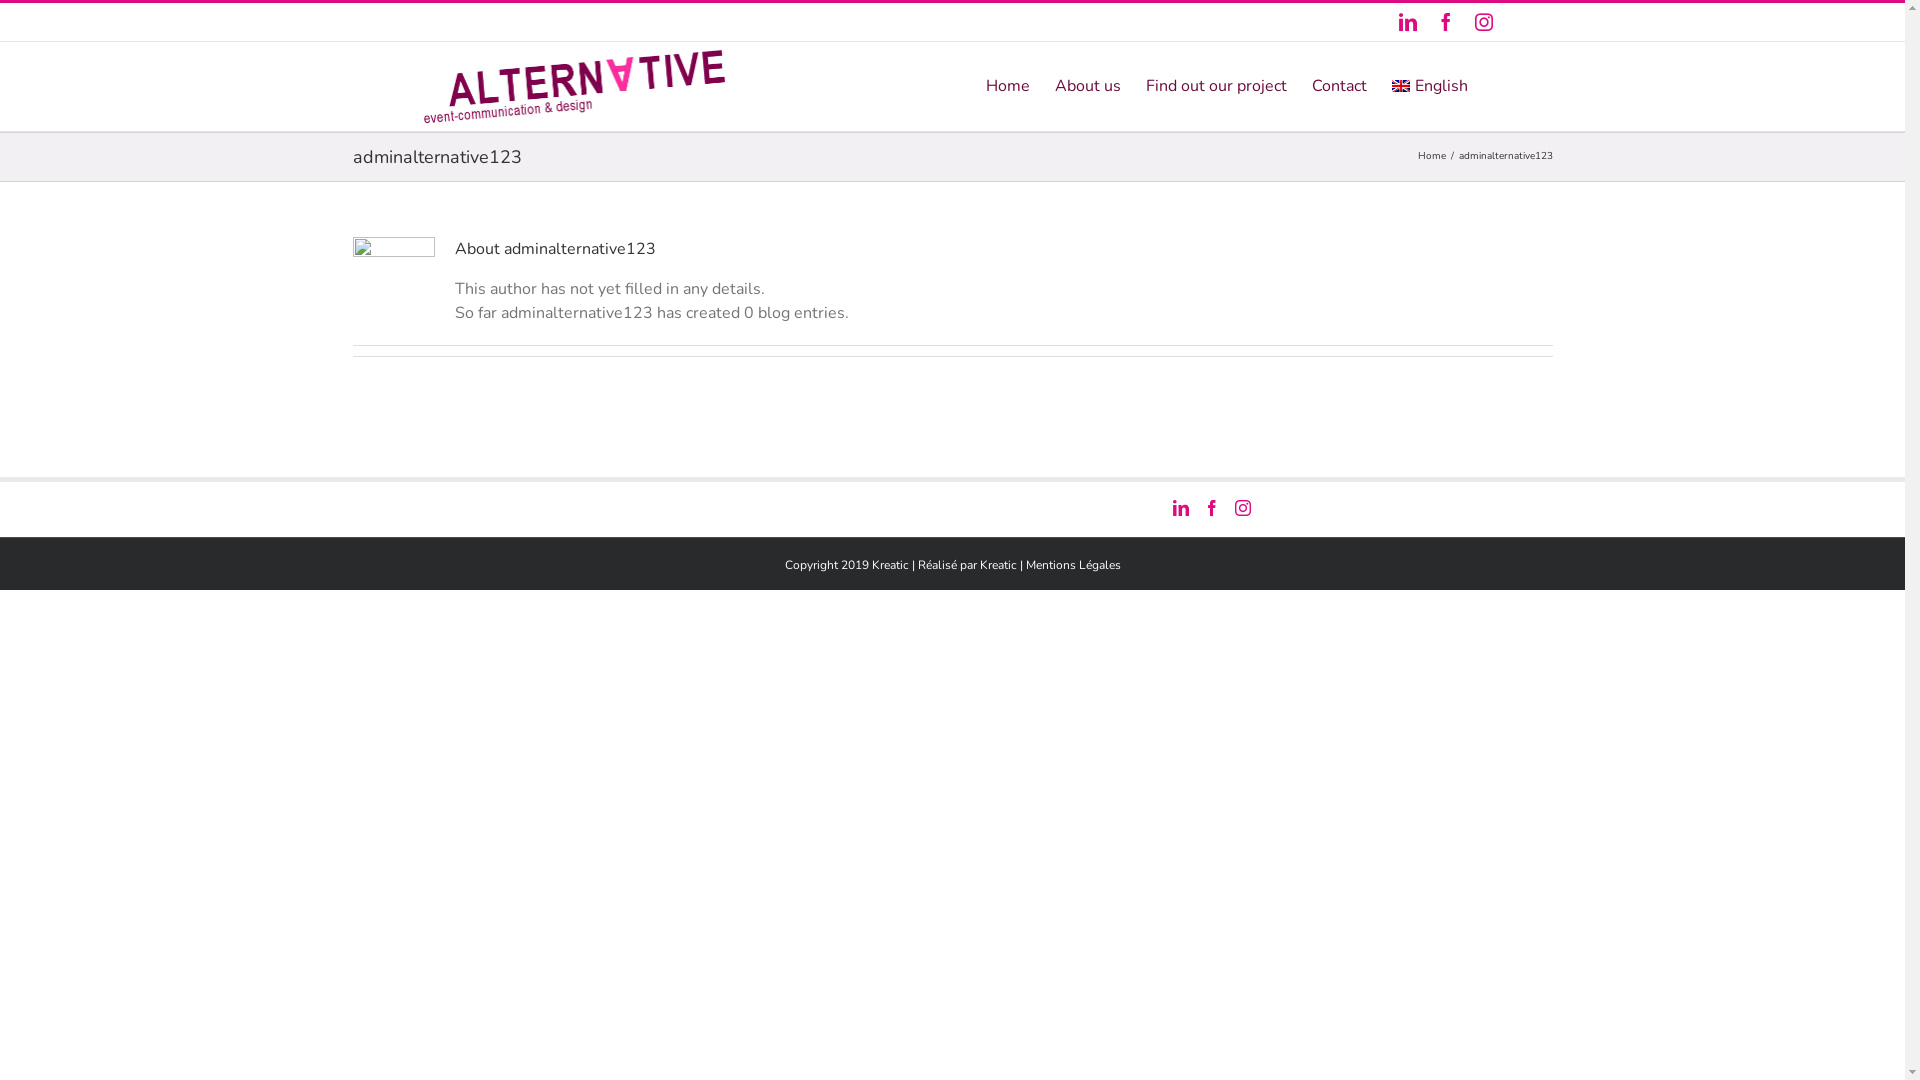  What do you see at coordinates (1416, 154) in the screenshot?
I see `'Home'` at bounding box center [1416, 154].